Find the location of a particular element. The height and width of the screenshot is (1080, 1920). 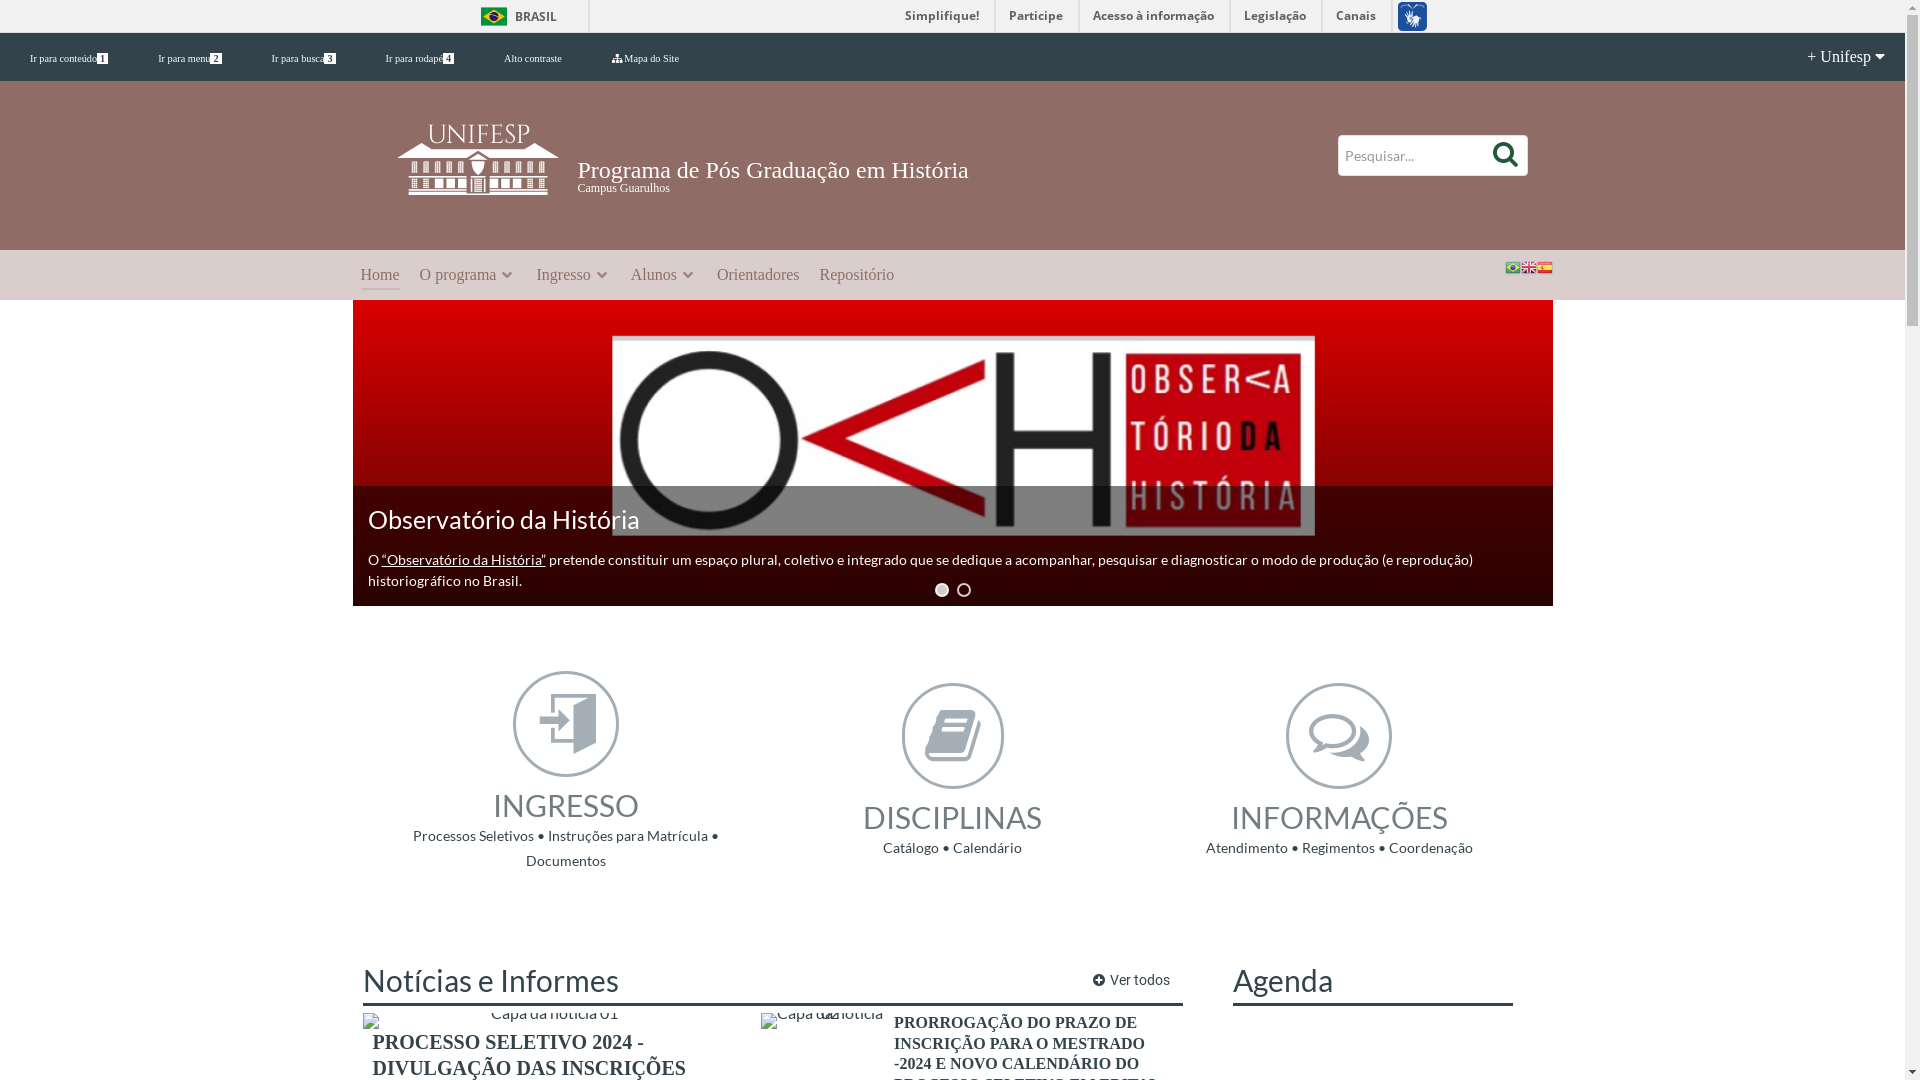

'Ir para menu2' is located at coordinates (189, 57).